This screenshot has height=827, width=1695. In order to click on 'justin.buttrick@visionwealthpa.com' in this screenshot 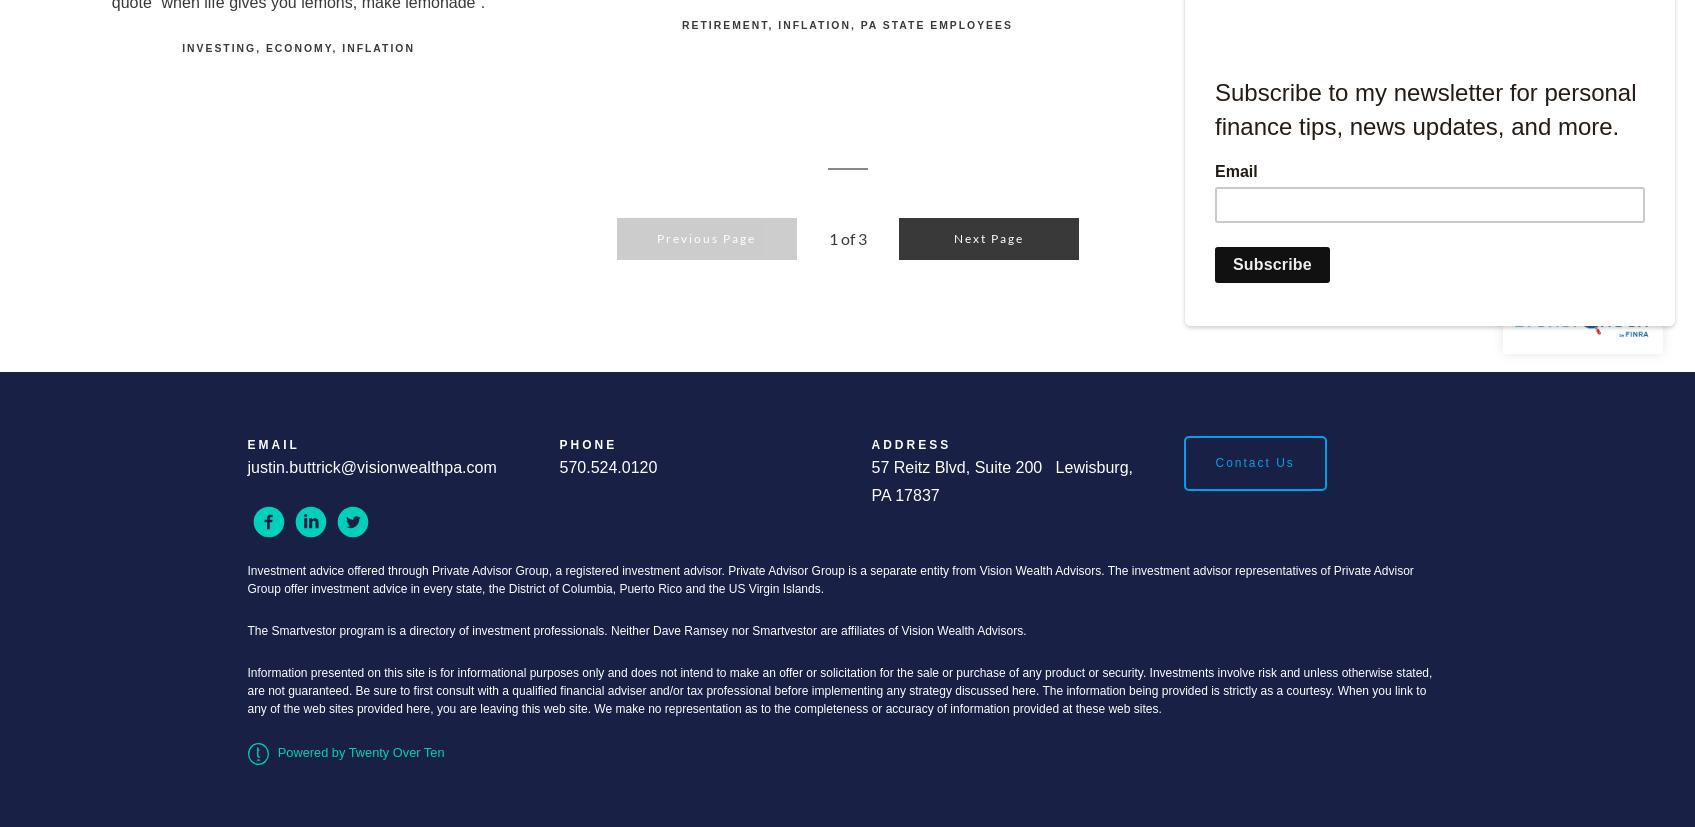, I will do `click(370, 467)`.